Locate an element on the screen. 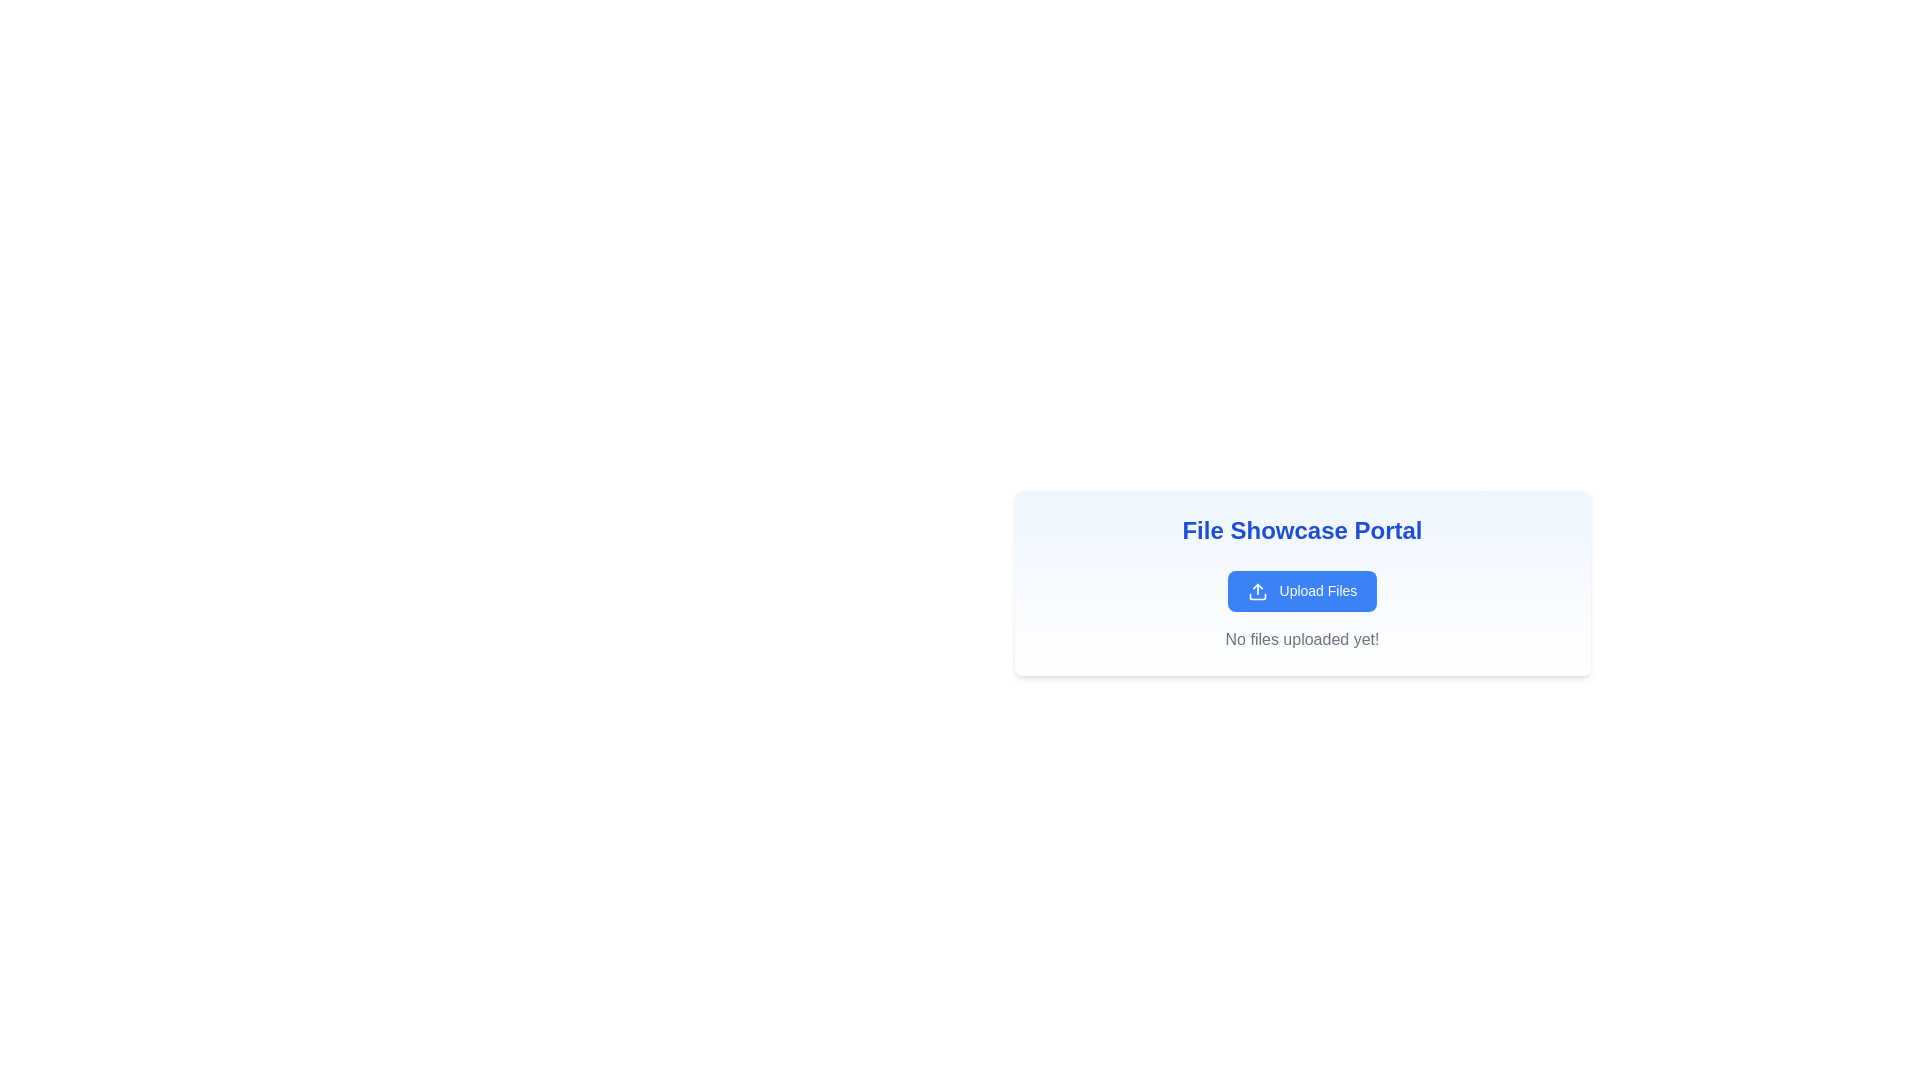 This screenshot has height=1080, width=1920. the blue button labeled 'Upload Files' which contains the upload icon positioned to its left is located at coordinates (1256, 591).